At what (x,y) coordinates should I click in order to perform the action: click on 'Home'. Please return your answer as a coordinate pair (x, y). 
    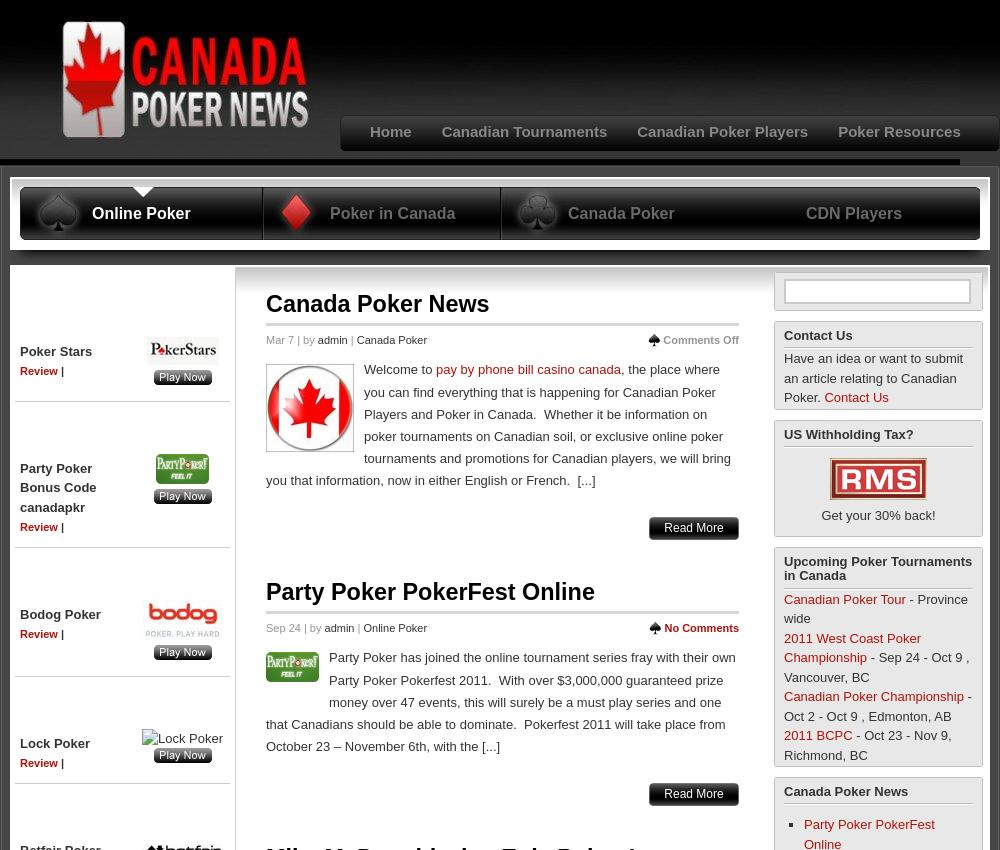
    Looking at the image, I should click on (390, 131).